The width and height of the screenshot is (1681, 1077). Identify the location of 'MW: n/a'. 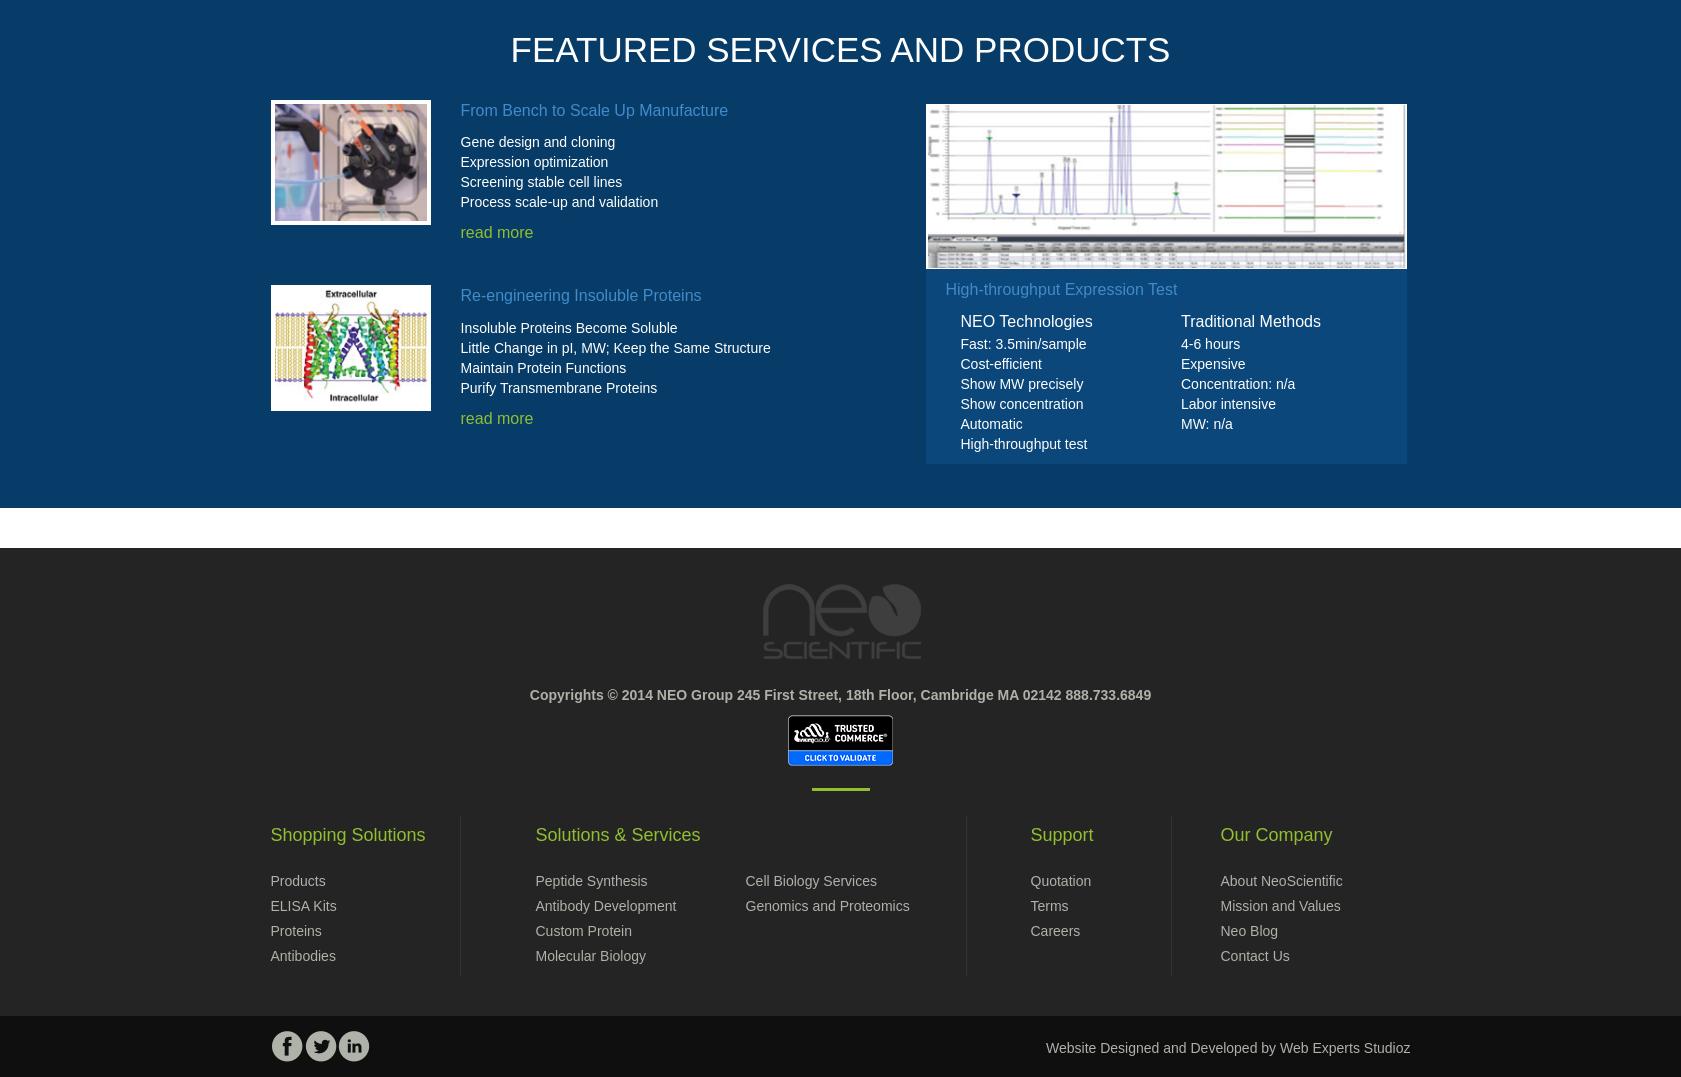
(1206, 423).